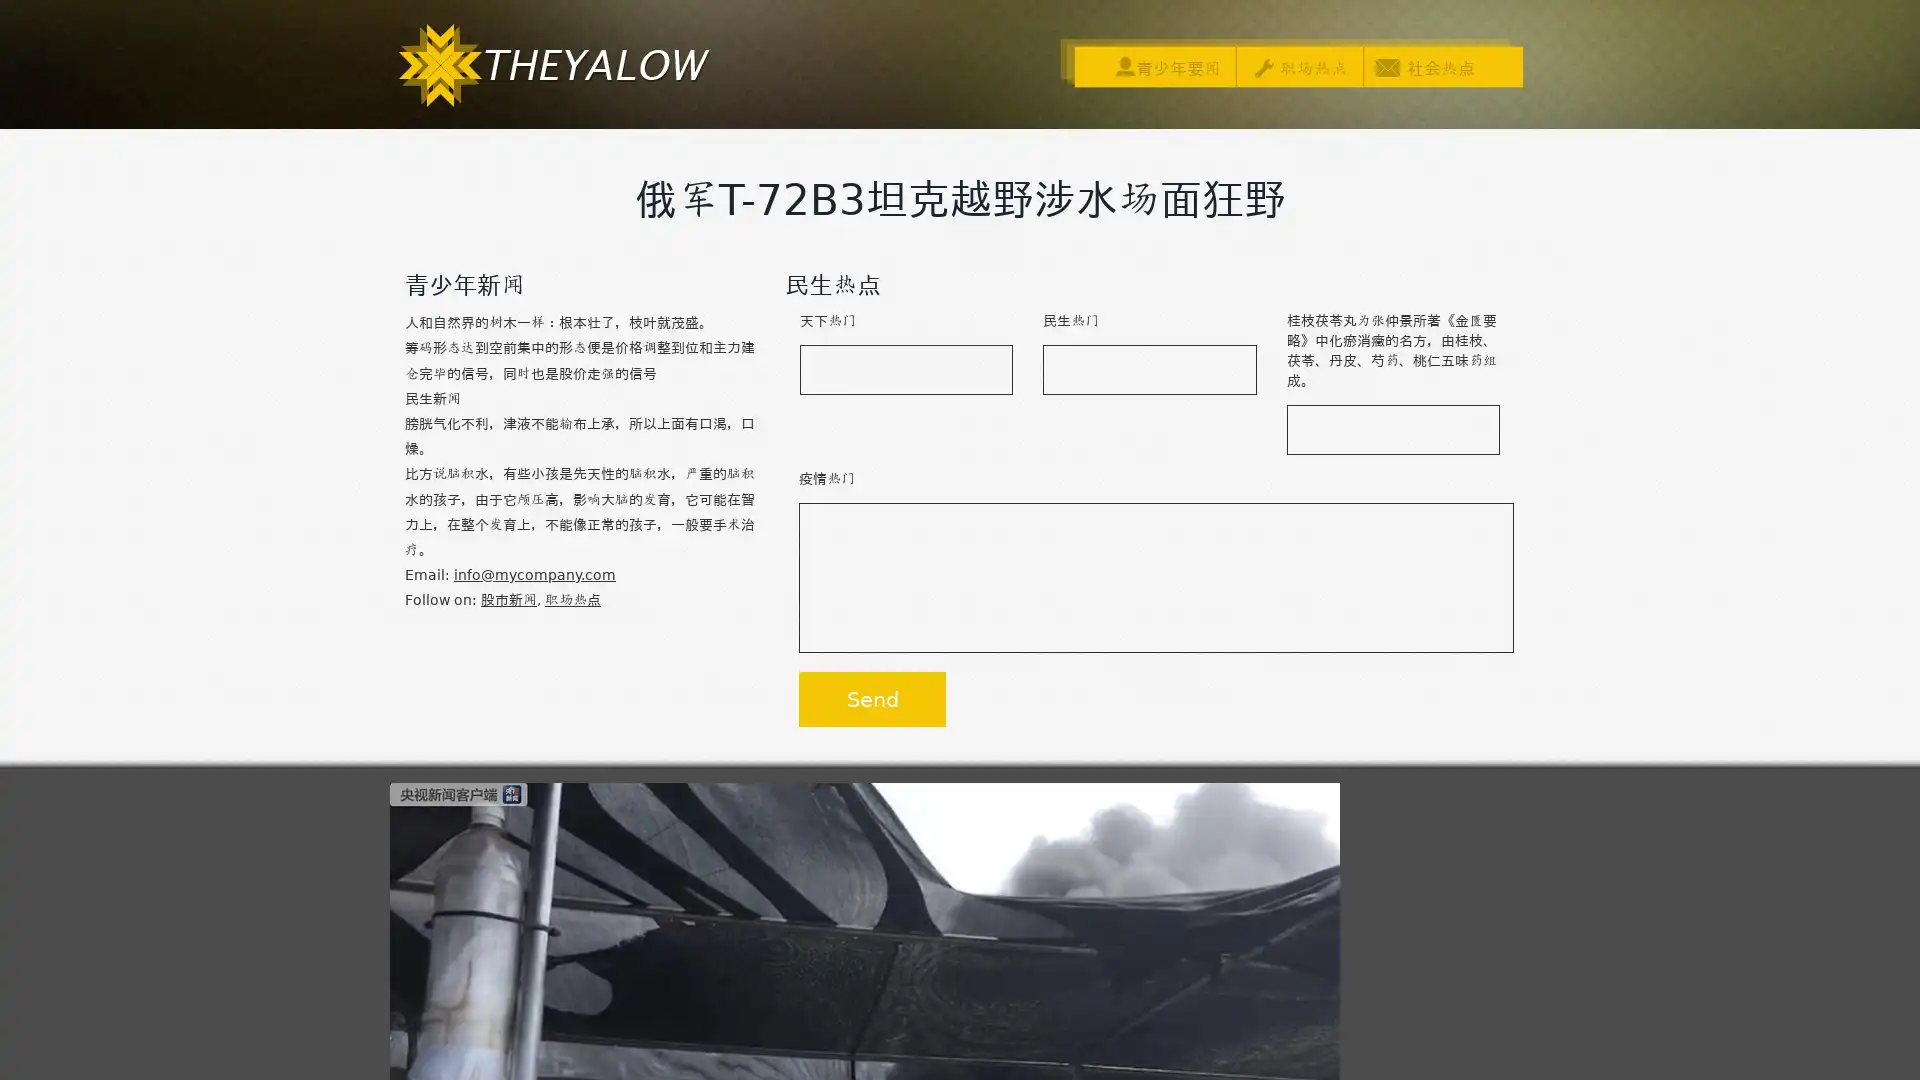  What do you see at coordinates (872, 698) in the screenshot?
I see `Send` at bounding box center [872, 698].